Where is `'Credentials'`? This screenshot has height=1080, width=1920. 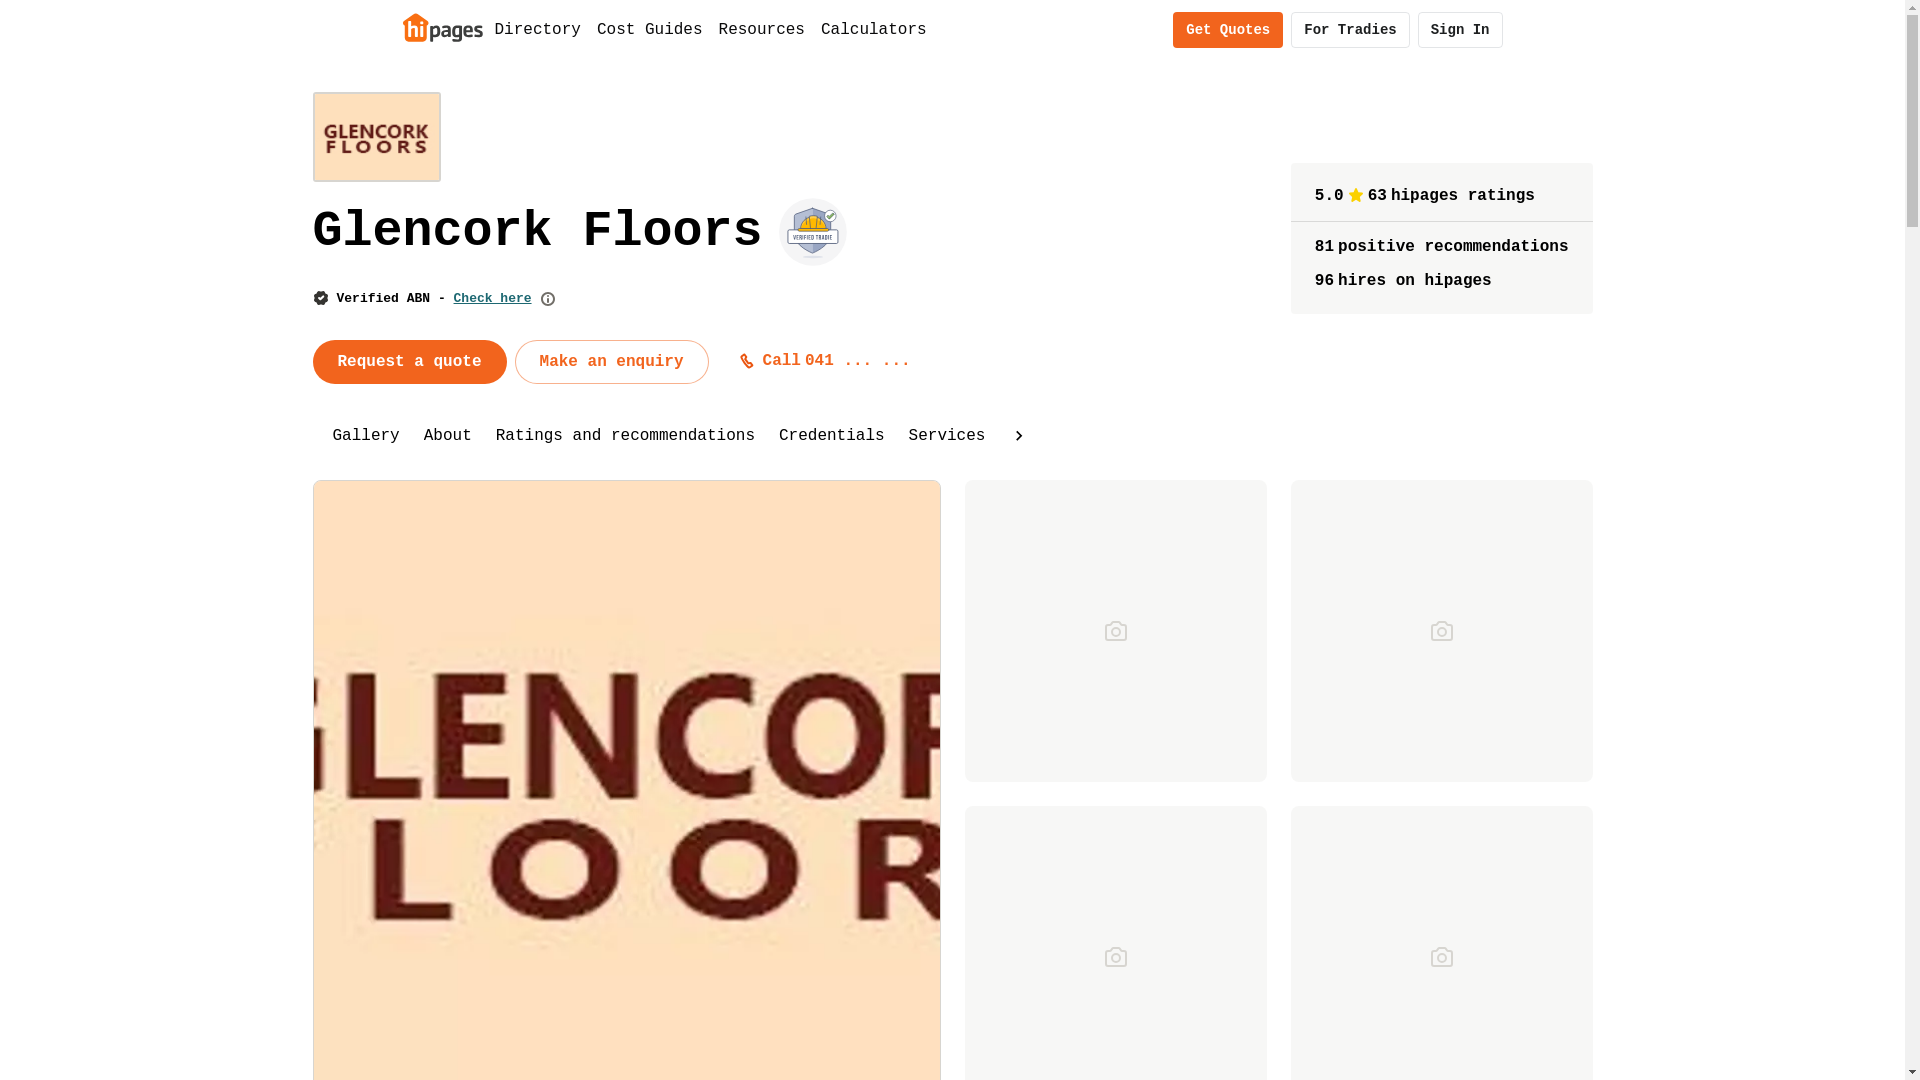
'Credentials' is located at coordinates (831, 434).